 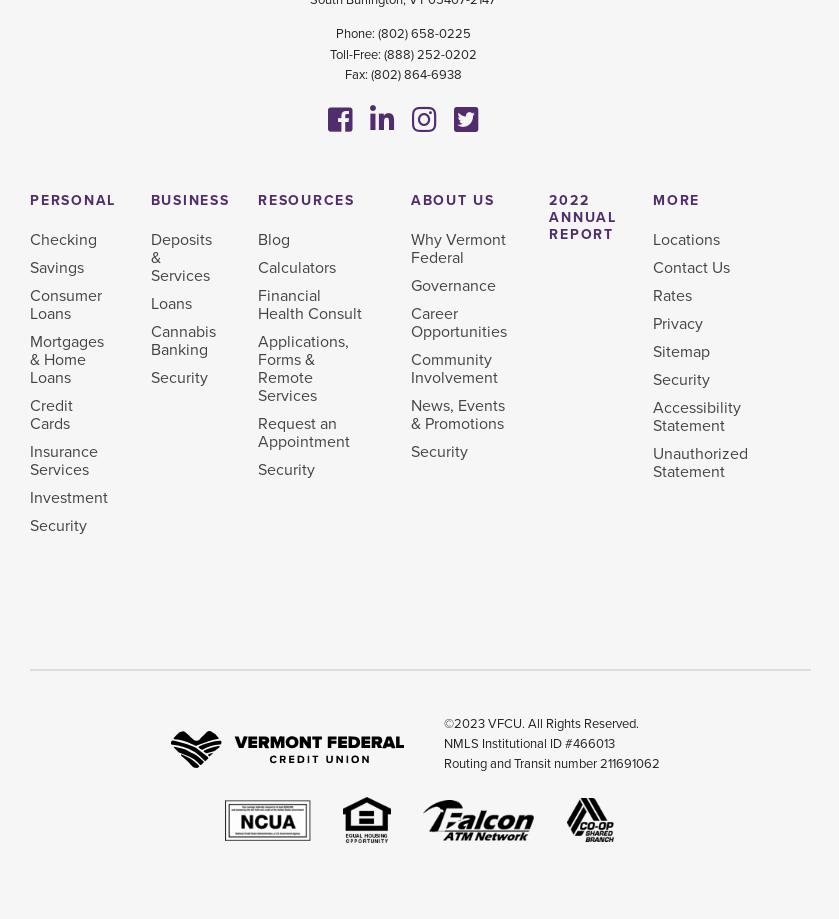 I want to click on 'Rates', so click(x=671, y=295).